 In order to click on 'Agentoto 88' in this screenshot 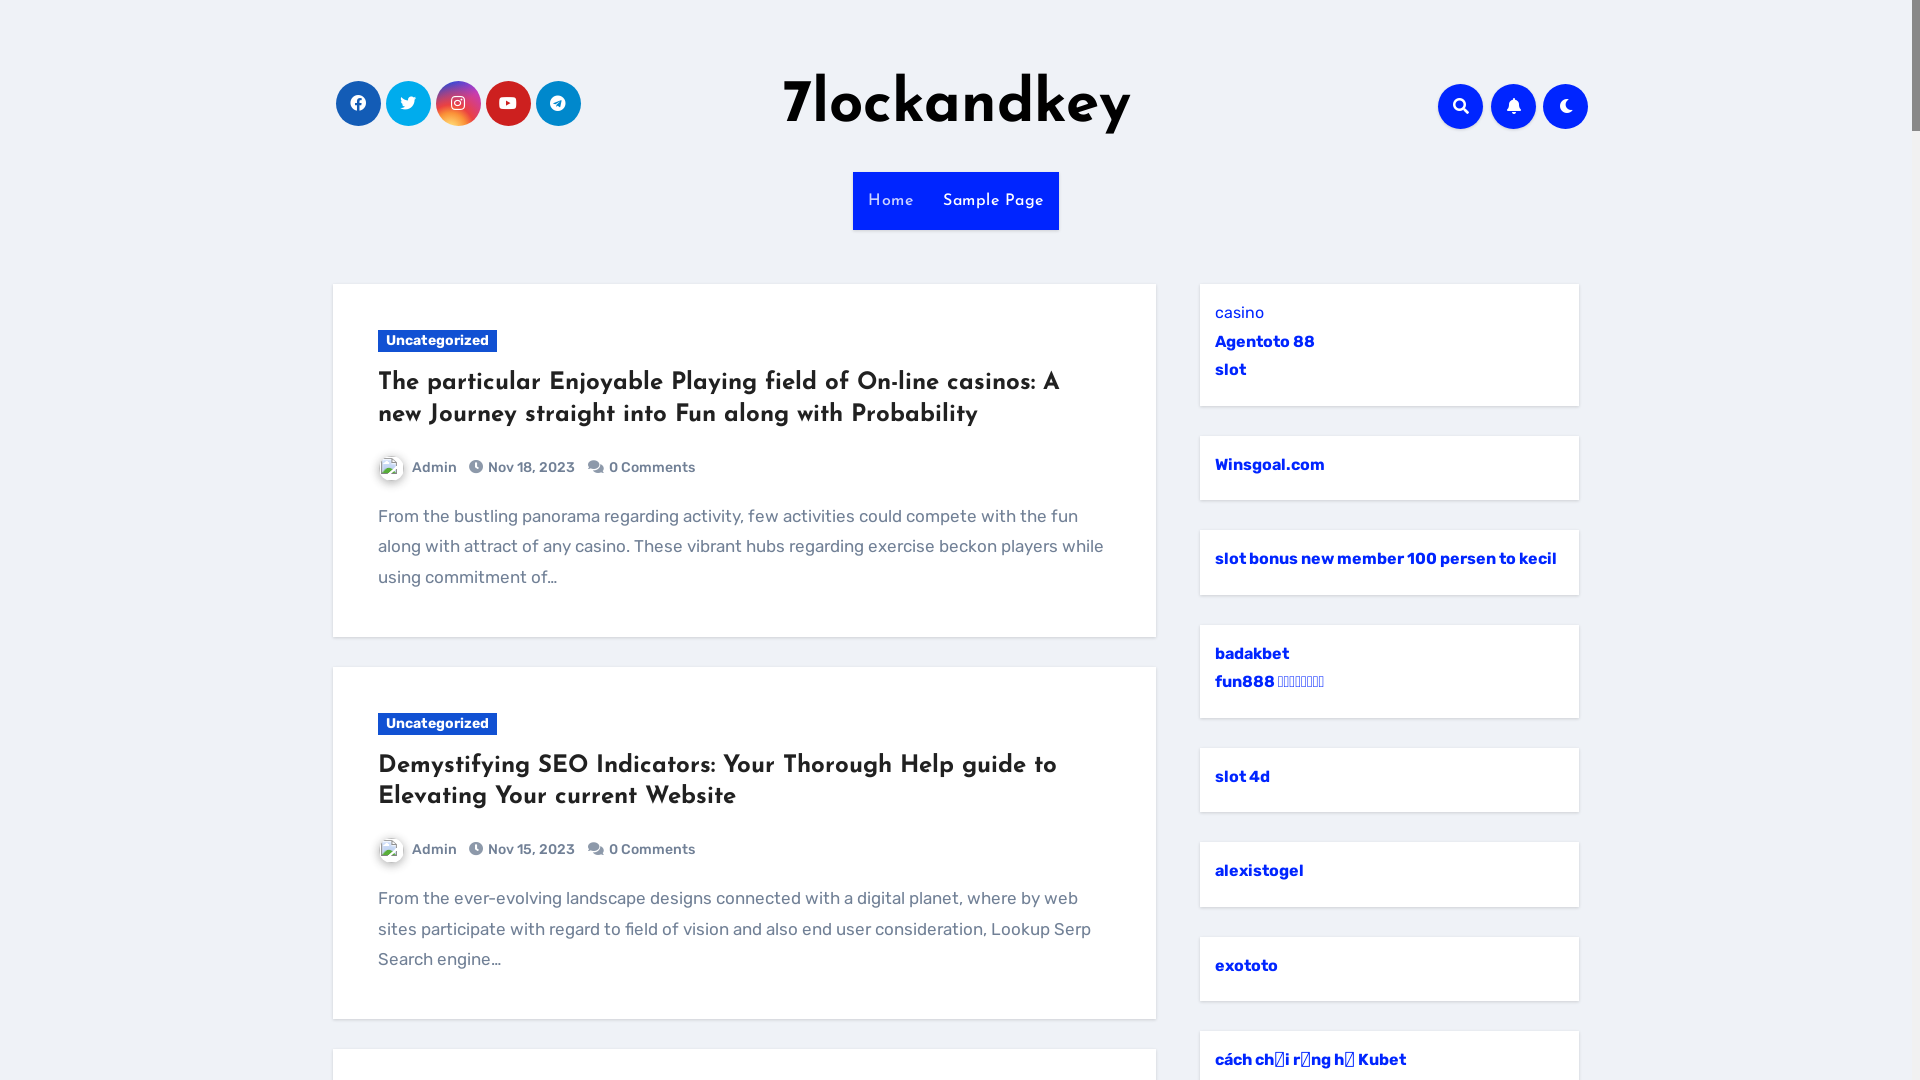, I will do `click(1213, 340)`.